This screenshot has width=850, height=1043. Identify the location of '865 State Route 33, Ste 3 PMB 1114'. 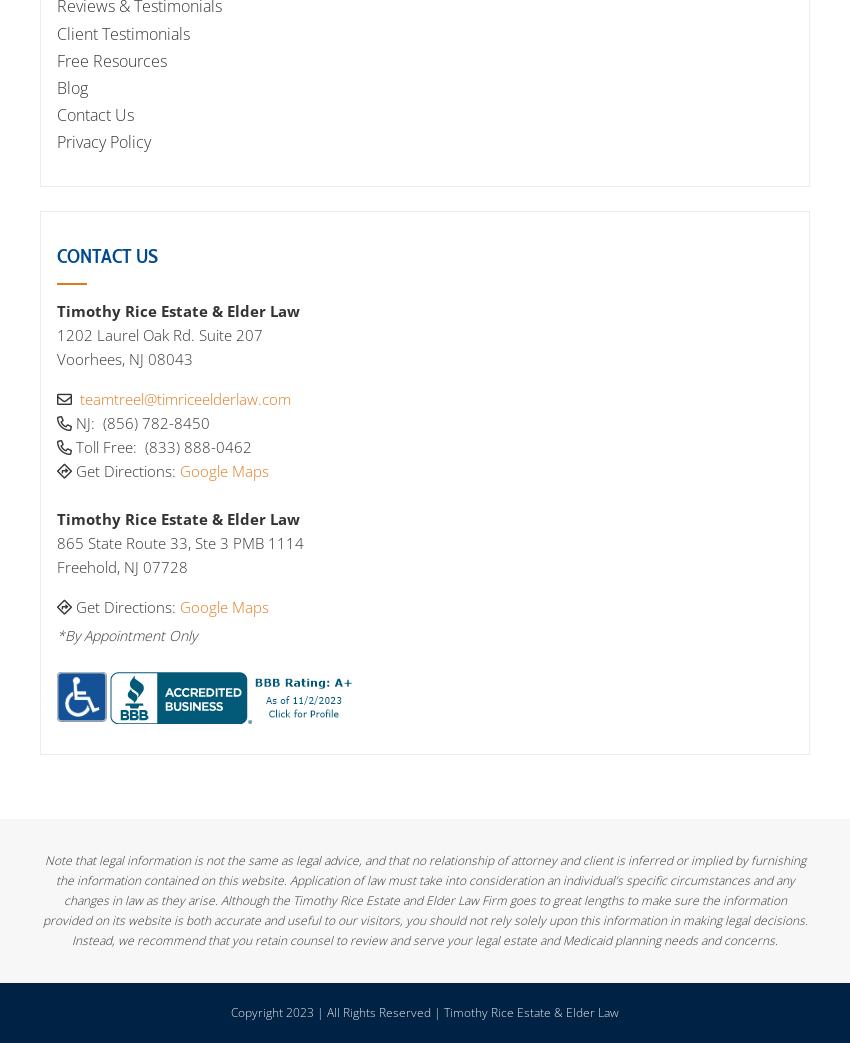
(179, 542).